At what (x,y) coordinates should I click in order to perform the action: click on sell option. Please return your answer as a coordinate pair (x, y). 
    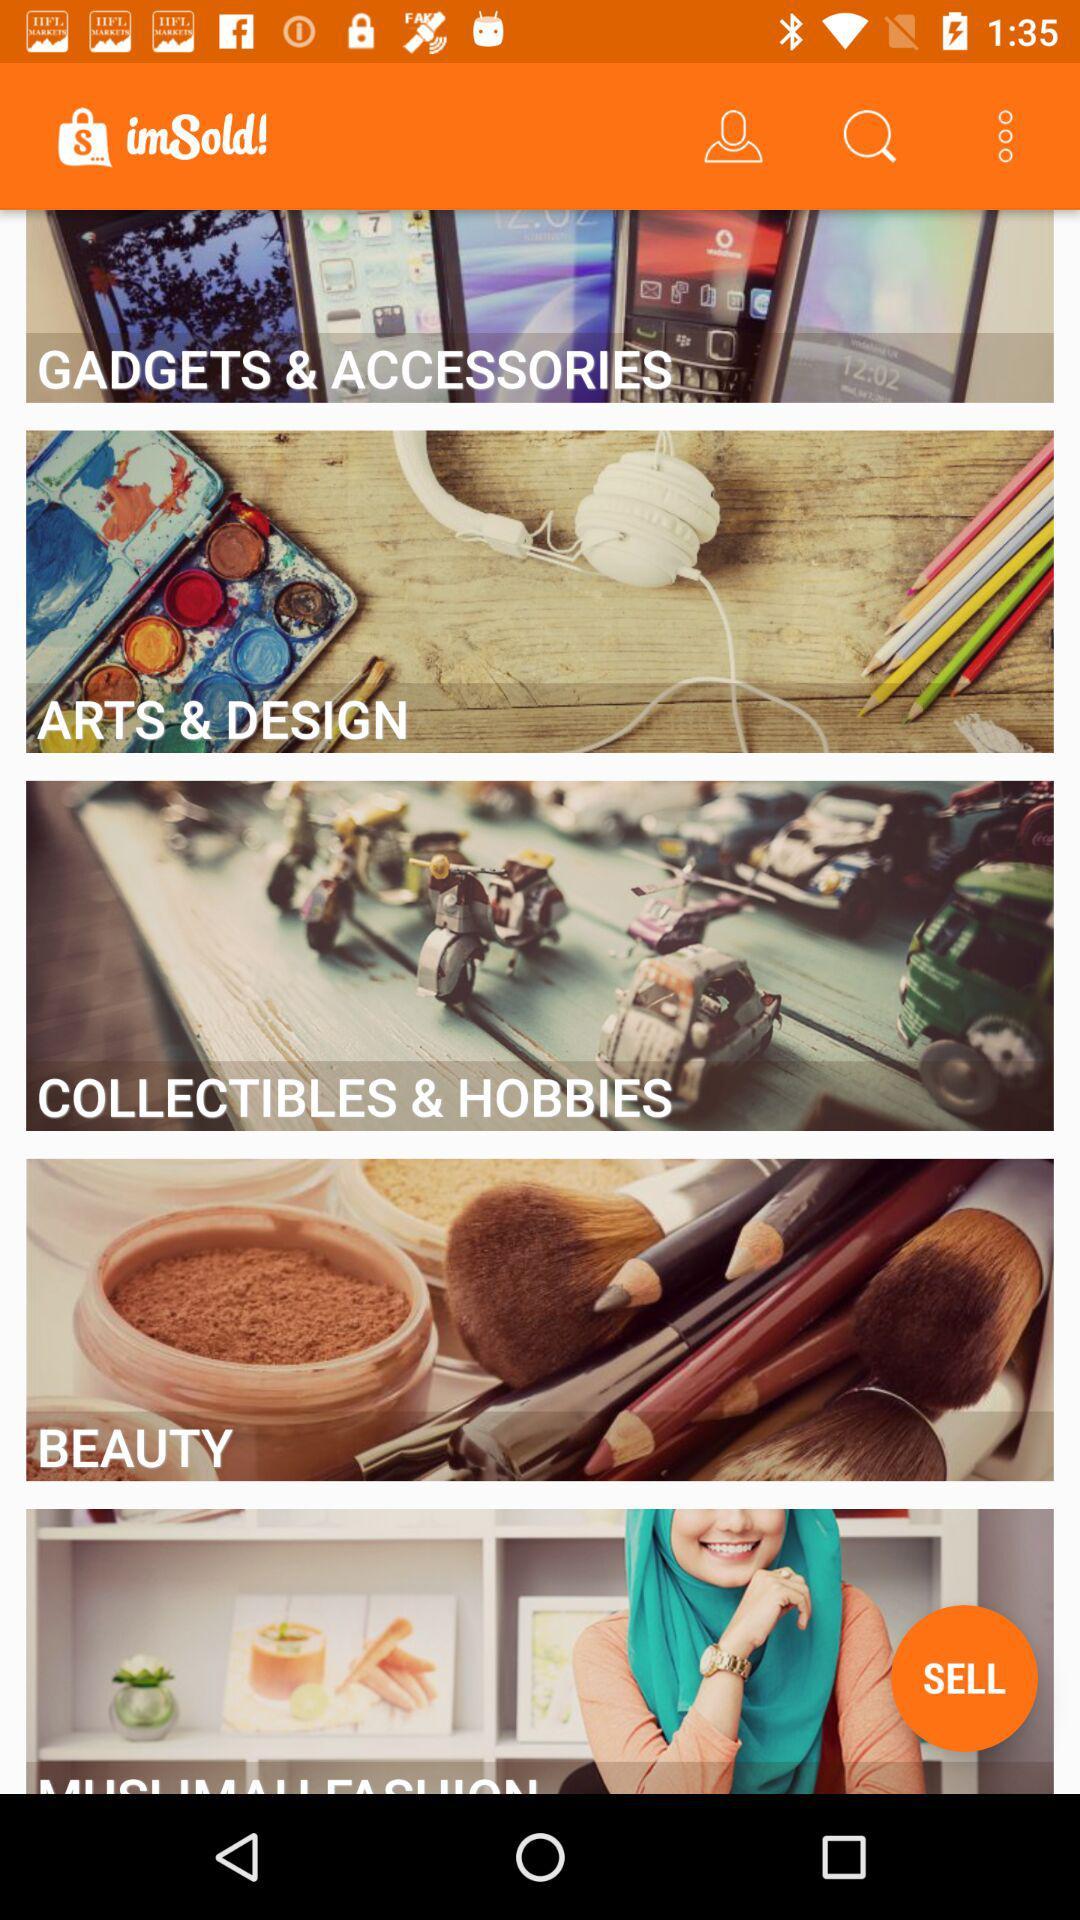
    Looking at the image, I should click on (963, 1678).